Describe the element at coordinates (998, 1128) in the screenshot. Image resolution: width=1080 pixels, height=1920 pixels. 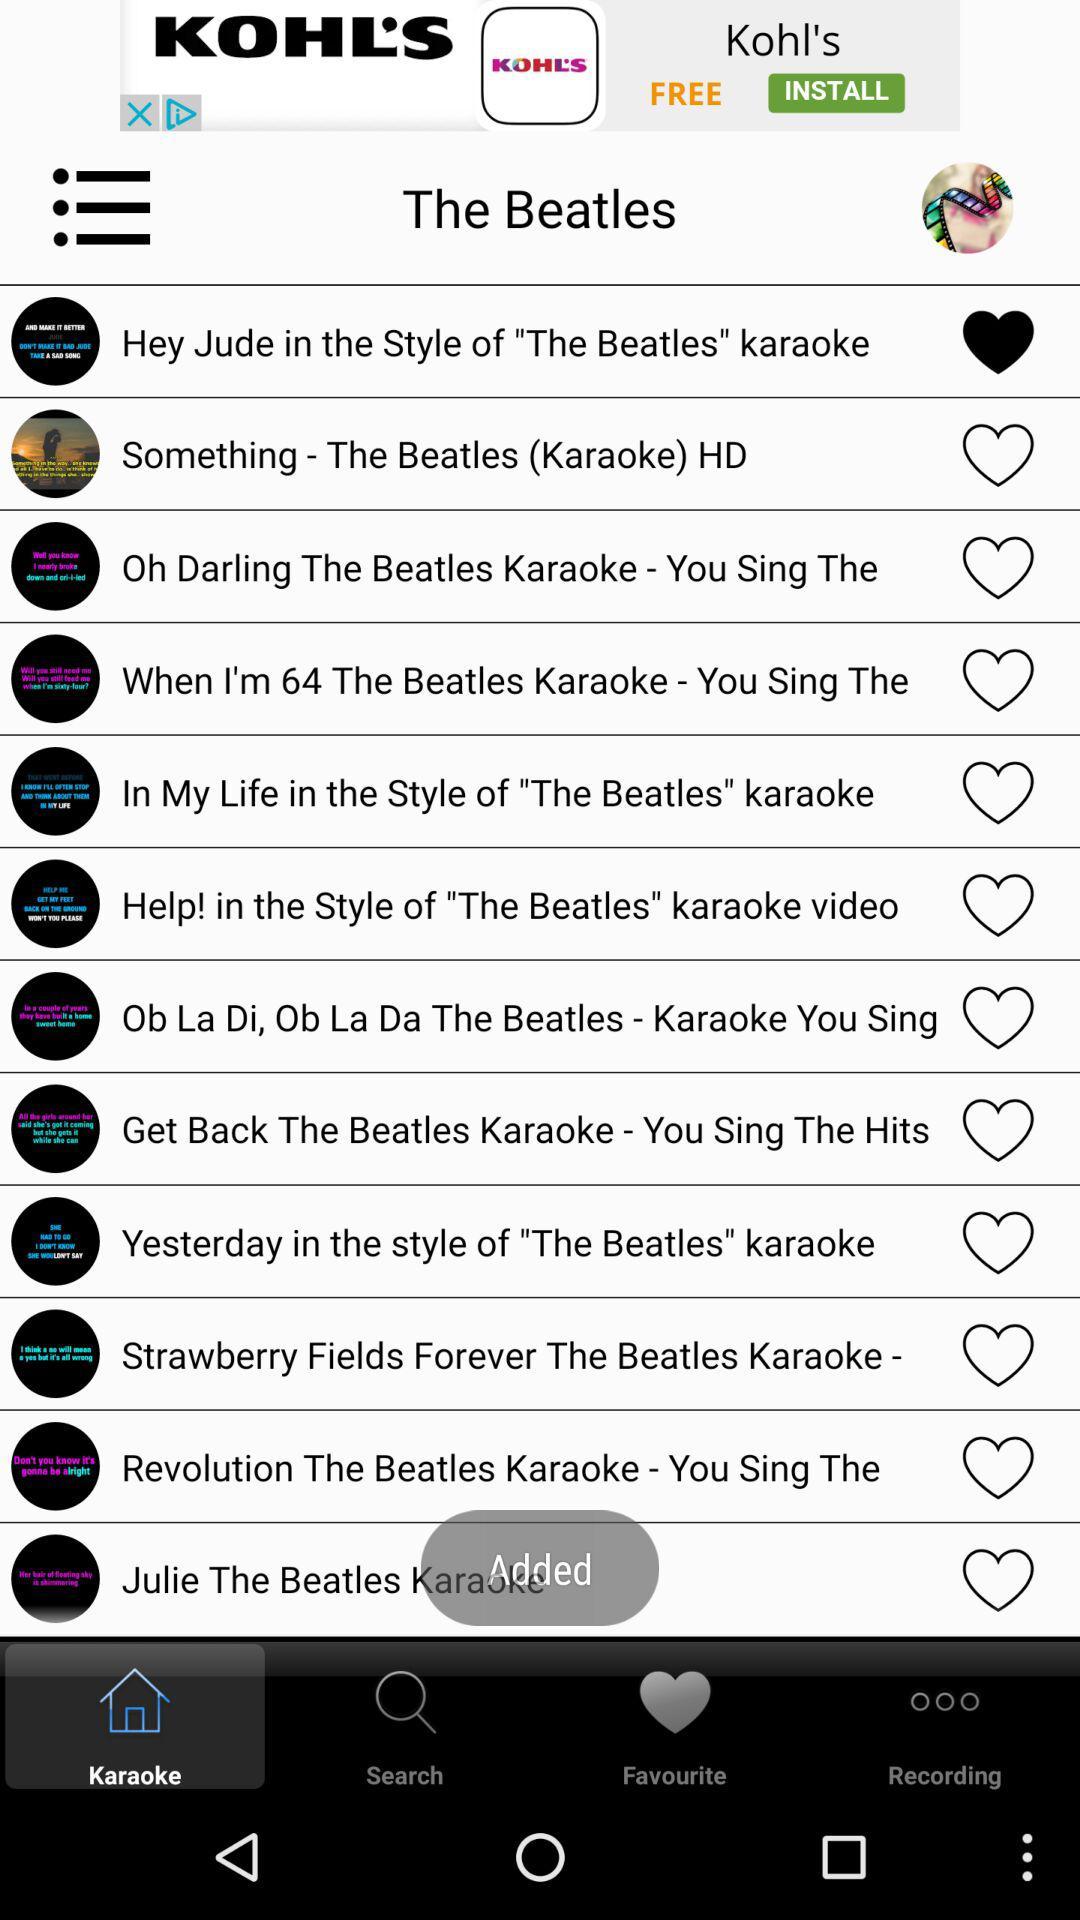
I see `to favorites` at that location.